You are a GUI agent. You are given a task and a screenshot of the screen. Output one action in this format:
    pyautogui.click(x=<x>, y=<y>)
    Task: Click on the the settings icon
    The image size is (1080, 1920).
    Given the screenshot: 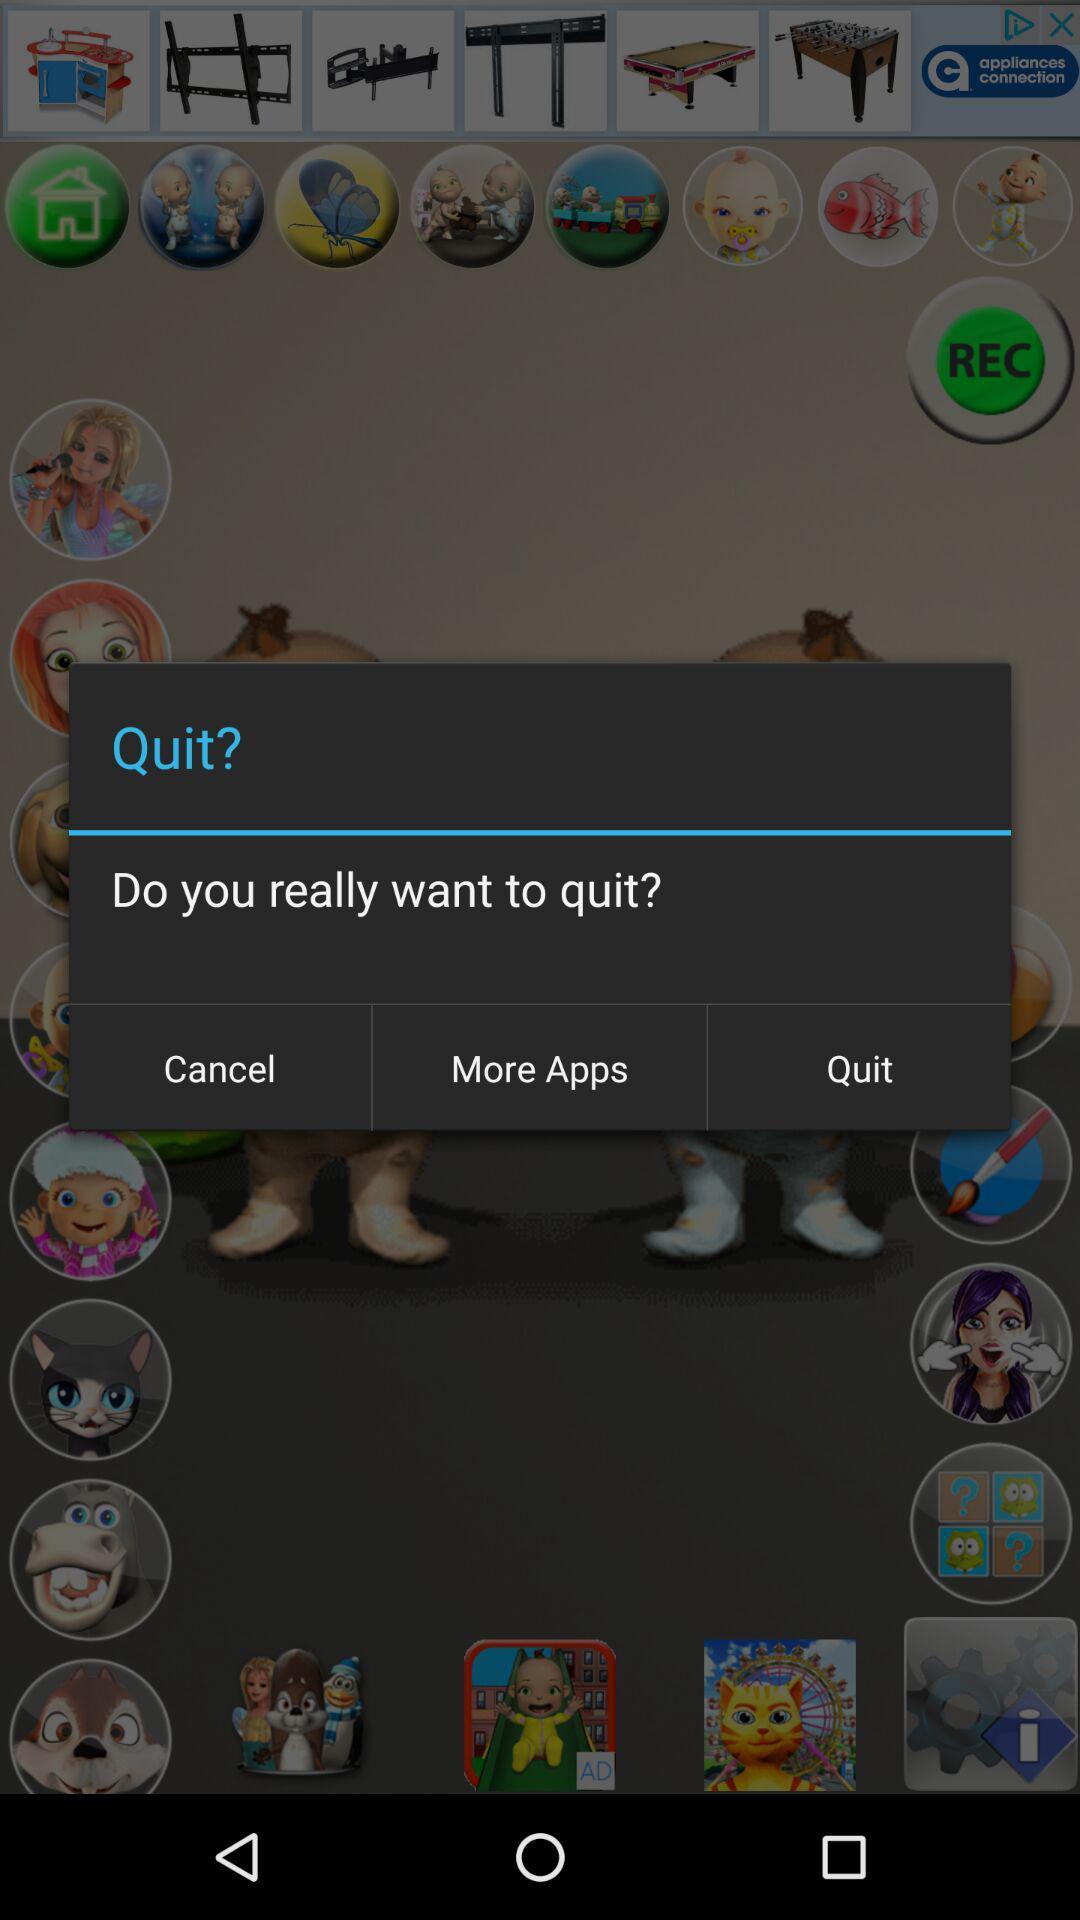 What is the action you would take?
    pyautogui.click(x=779, y=1835)
    